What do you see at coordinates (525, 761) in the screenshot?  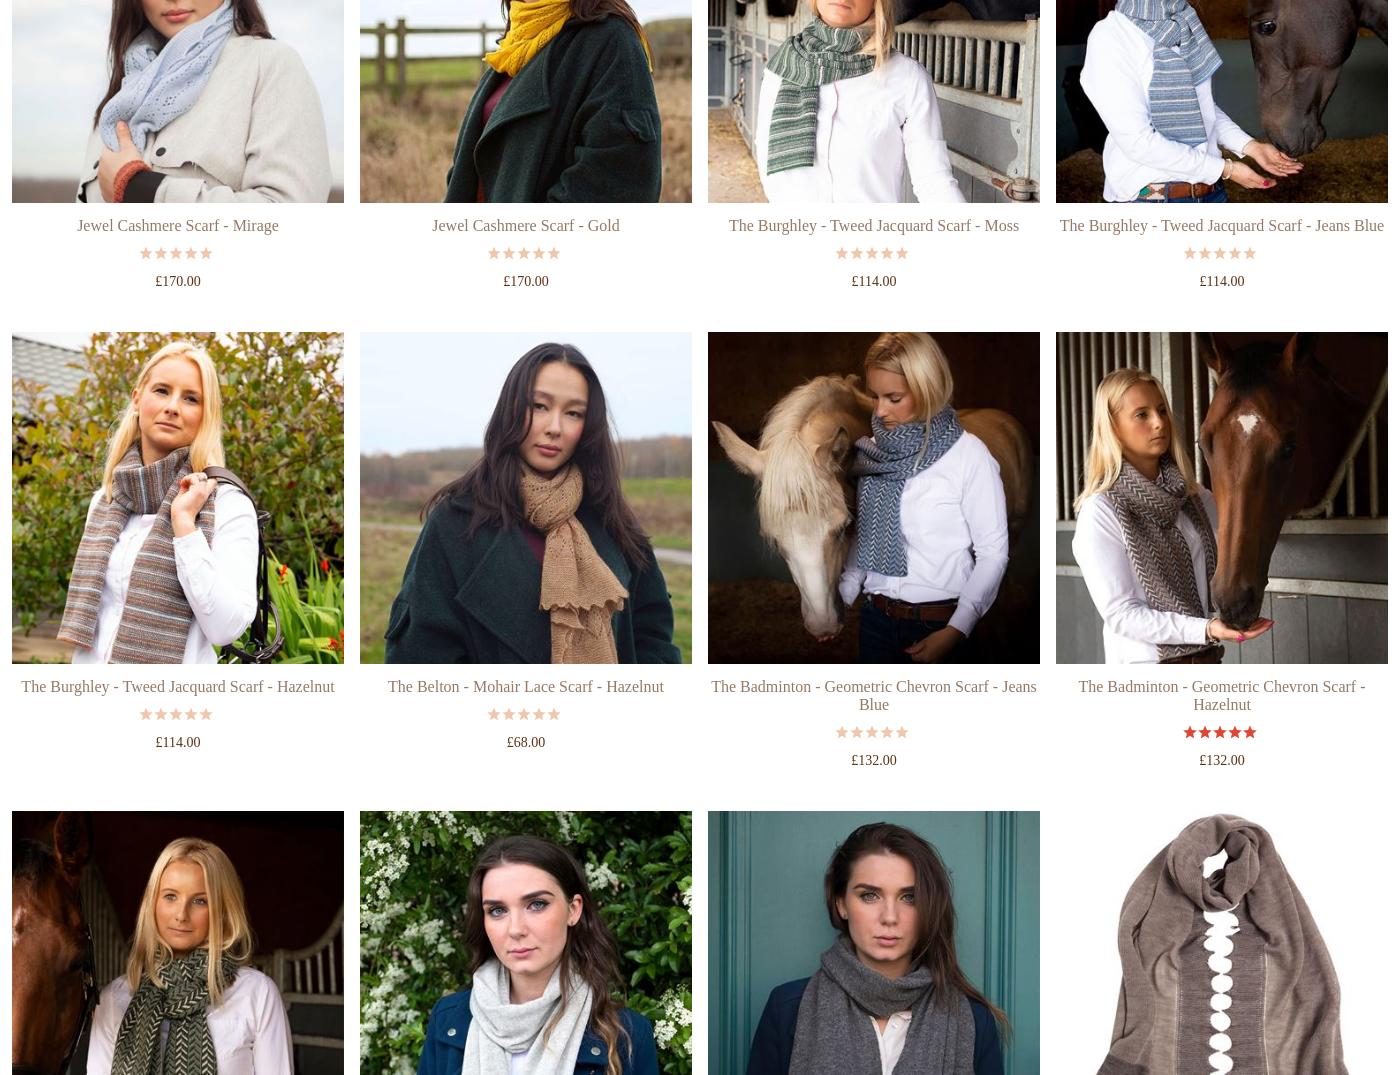 I see `'The Belton - Mohair Lace Scarf - Hazelnut'` at bounding box center [525, 761].